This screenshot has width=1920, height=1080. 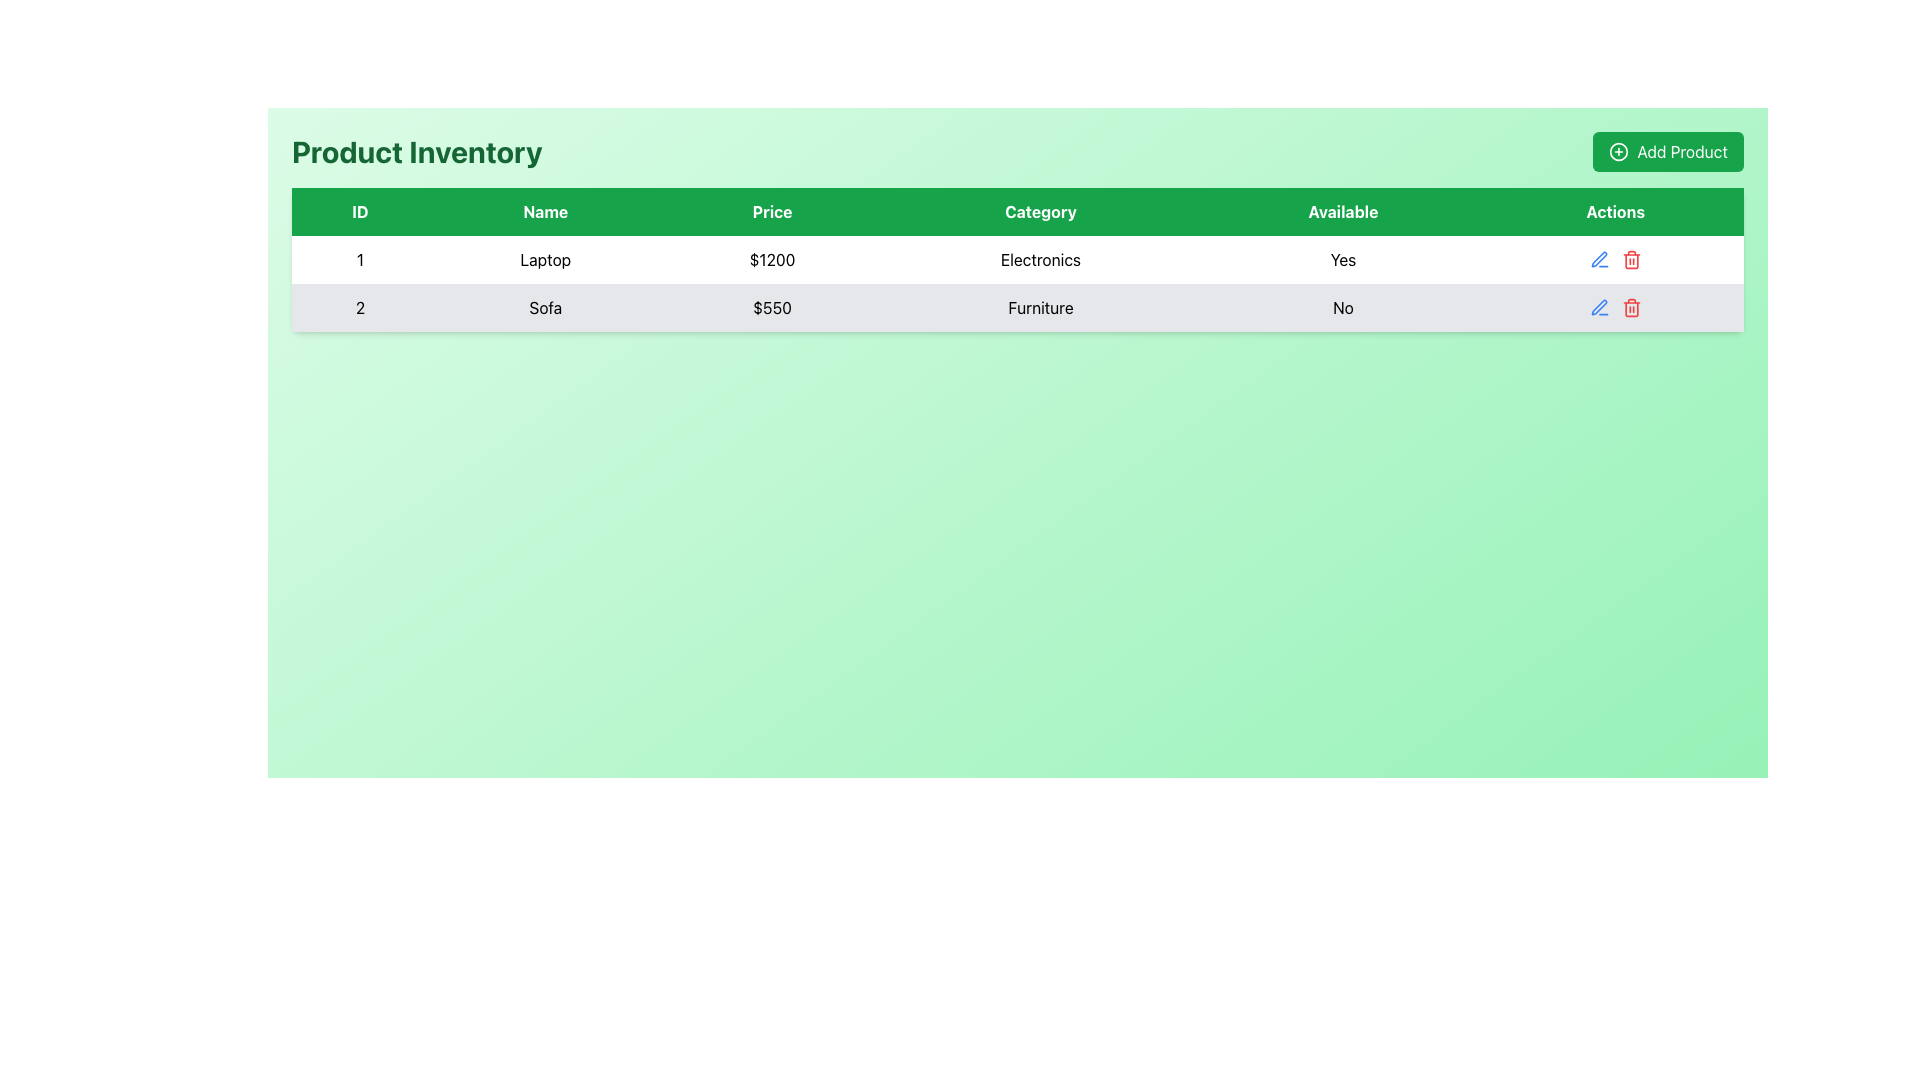 What do you see at coordinates (545, 308) in the screenshot?
I see `the Text Label displaying 'Sofa' which is located in the second column of the second row in the table, adjacent to '2' on the left and '$550' on the right` at bounding box center [545, 308].